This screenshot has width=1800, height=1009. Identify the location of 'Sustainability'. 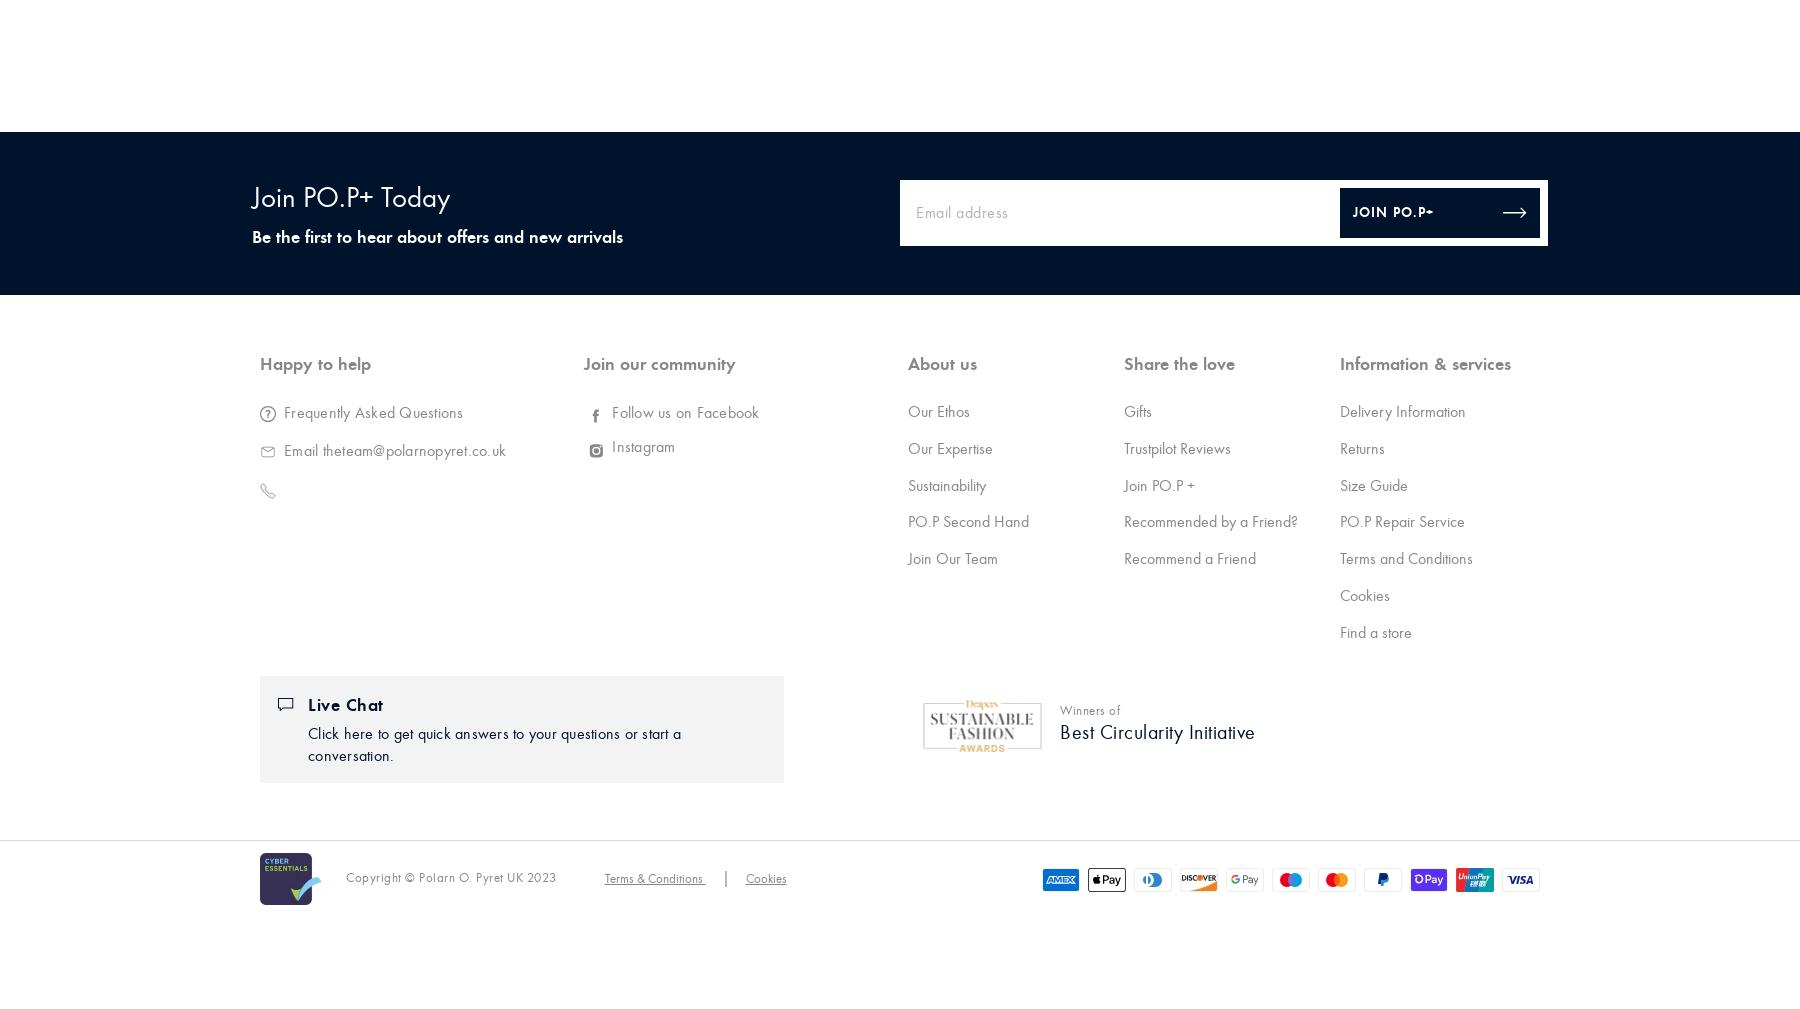
(906, 484).